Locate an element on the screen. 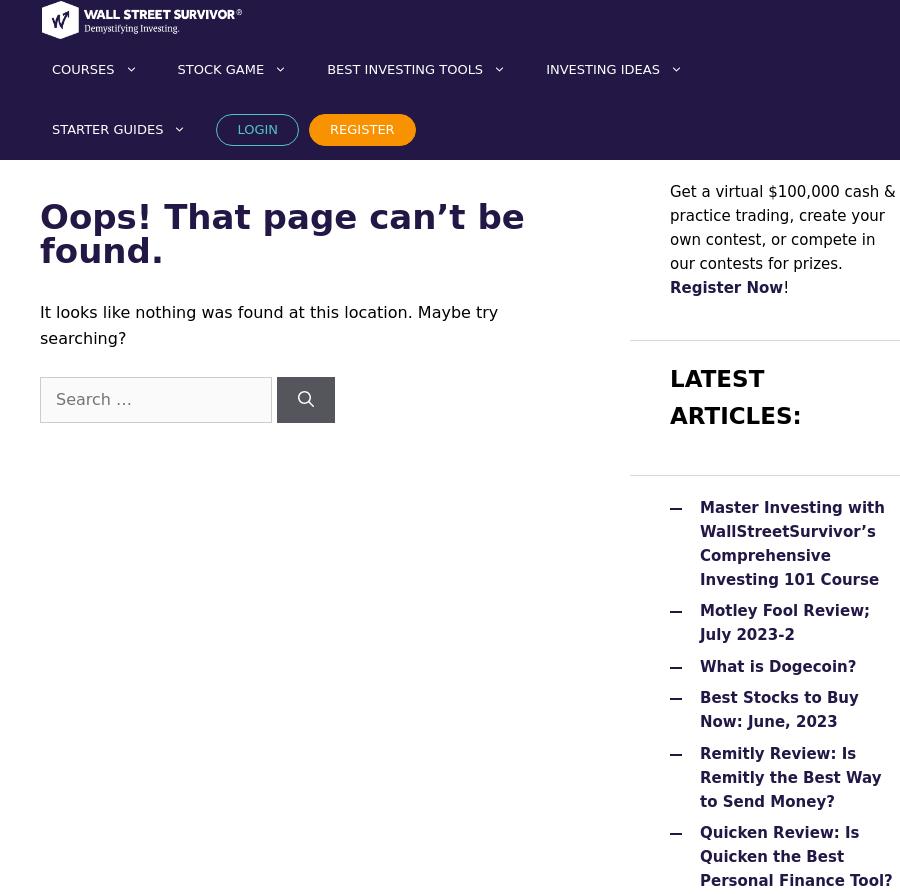 Image resolution: width=900 pixels, height=894 pixels. 'Register' is located at coordinates (361, 129).